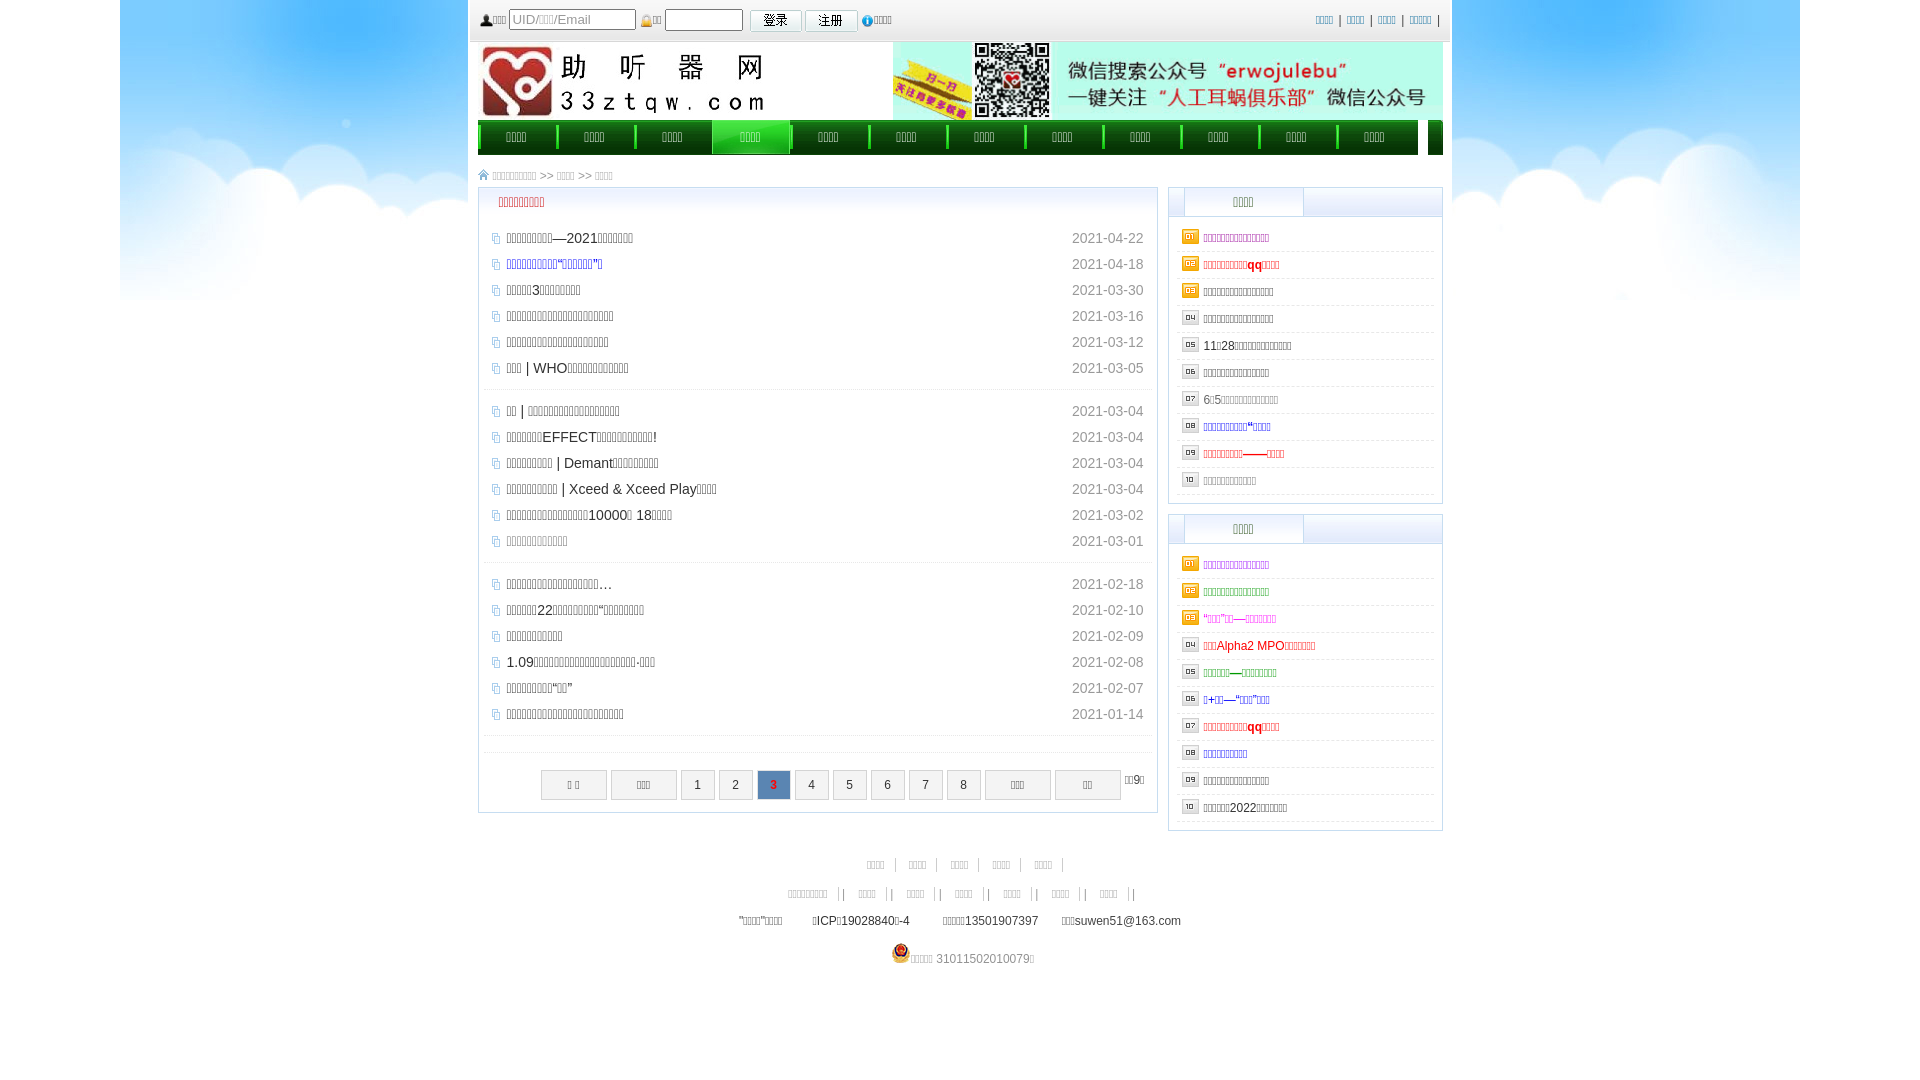  Describe the element at coordinates (964, 784) in the screenshot. I see `'8'` at that location.